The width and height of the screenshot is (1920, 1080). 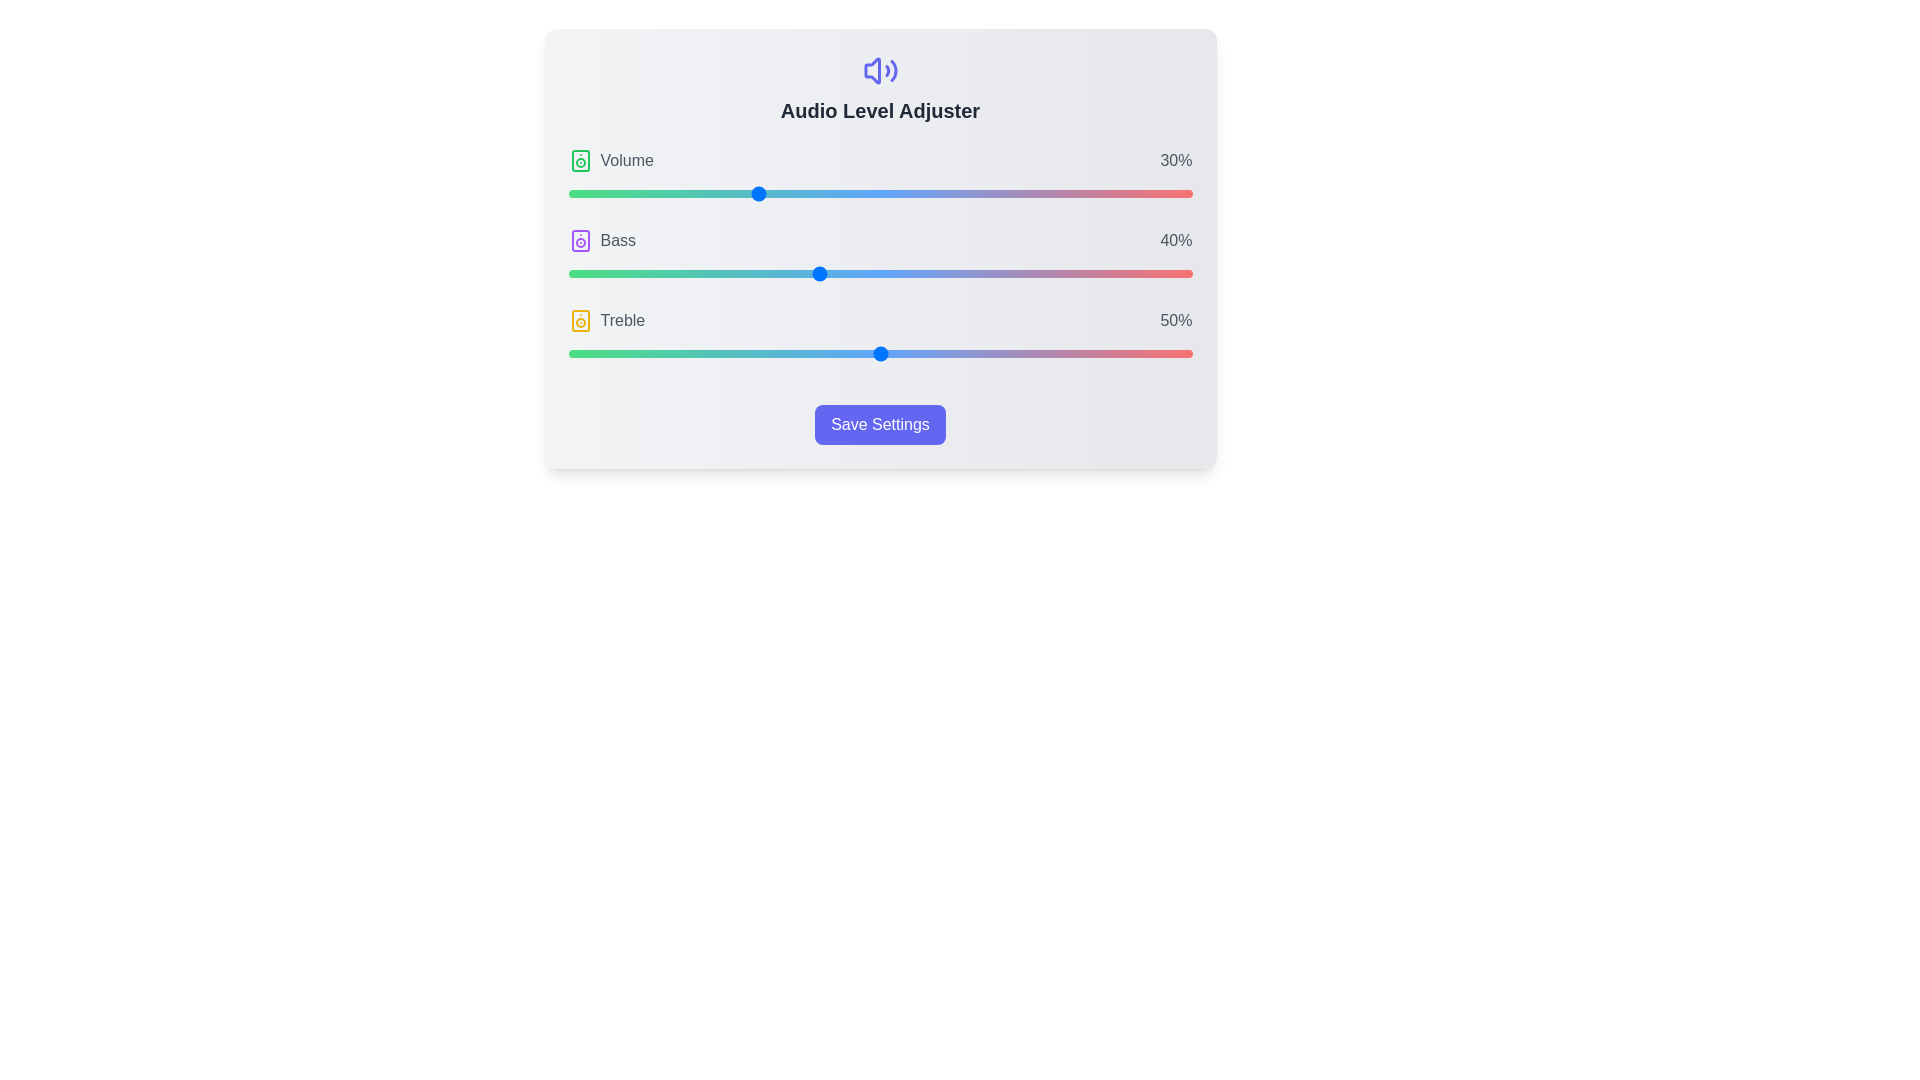 What do you see at coordinates (629, 353) in the screenshot?
I see `the Treble slider to 10%` at bounding box center [629, 353].